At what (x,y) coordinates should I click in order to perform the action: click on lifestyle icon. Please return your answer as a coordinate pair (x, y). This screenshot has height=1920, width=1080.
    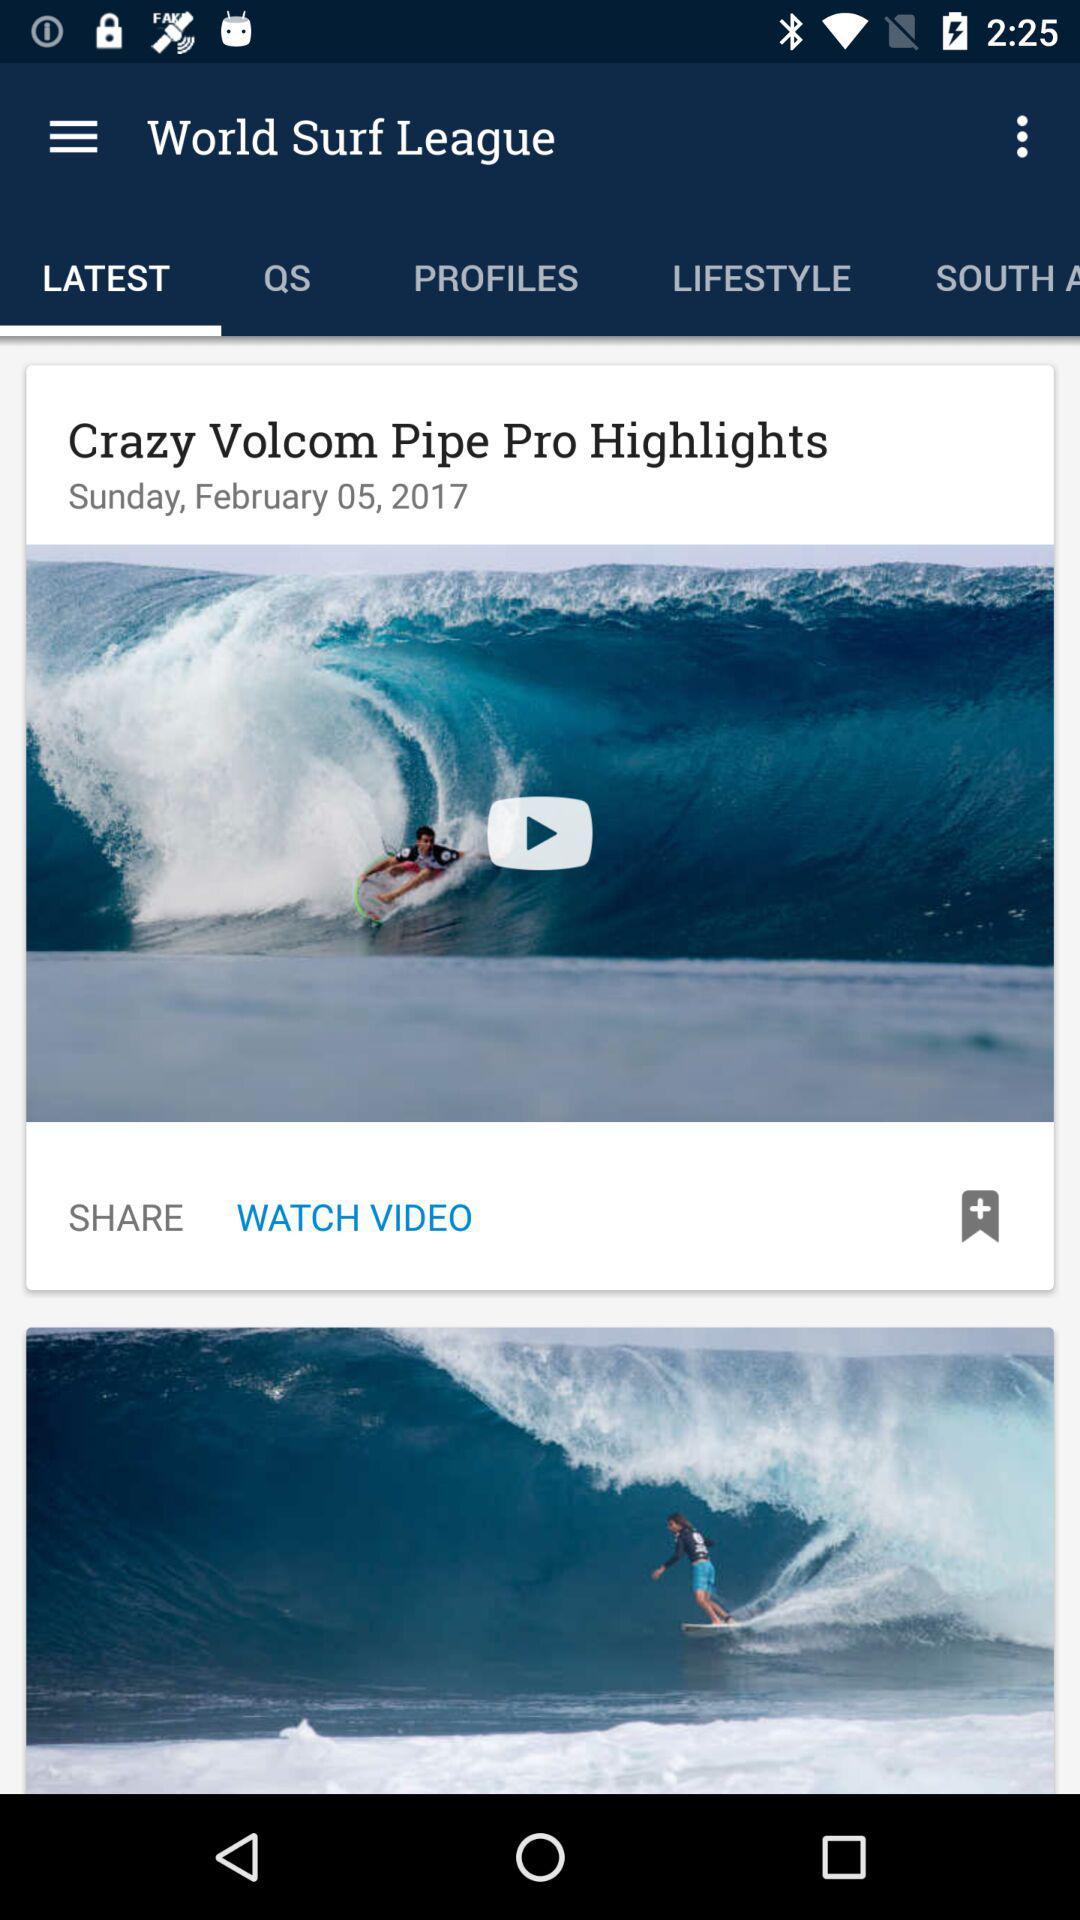
    Looking at the image, I should click on (761, 272).